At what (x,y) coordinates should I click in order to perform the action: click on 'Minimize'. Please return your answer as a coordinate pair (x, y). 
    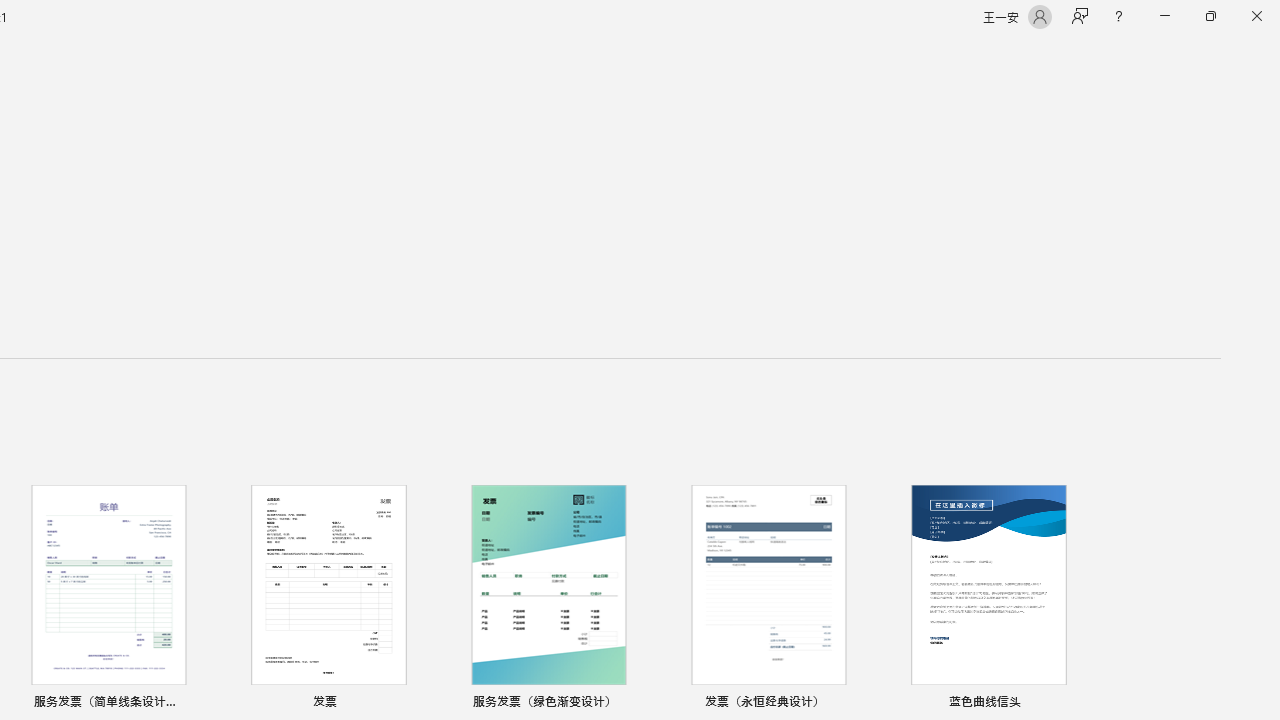
    Looking at the image, I should click on (1164, 16).